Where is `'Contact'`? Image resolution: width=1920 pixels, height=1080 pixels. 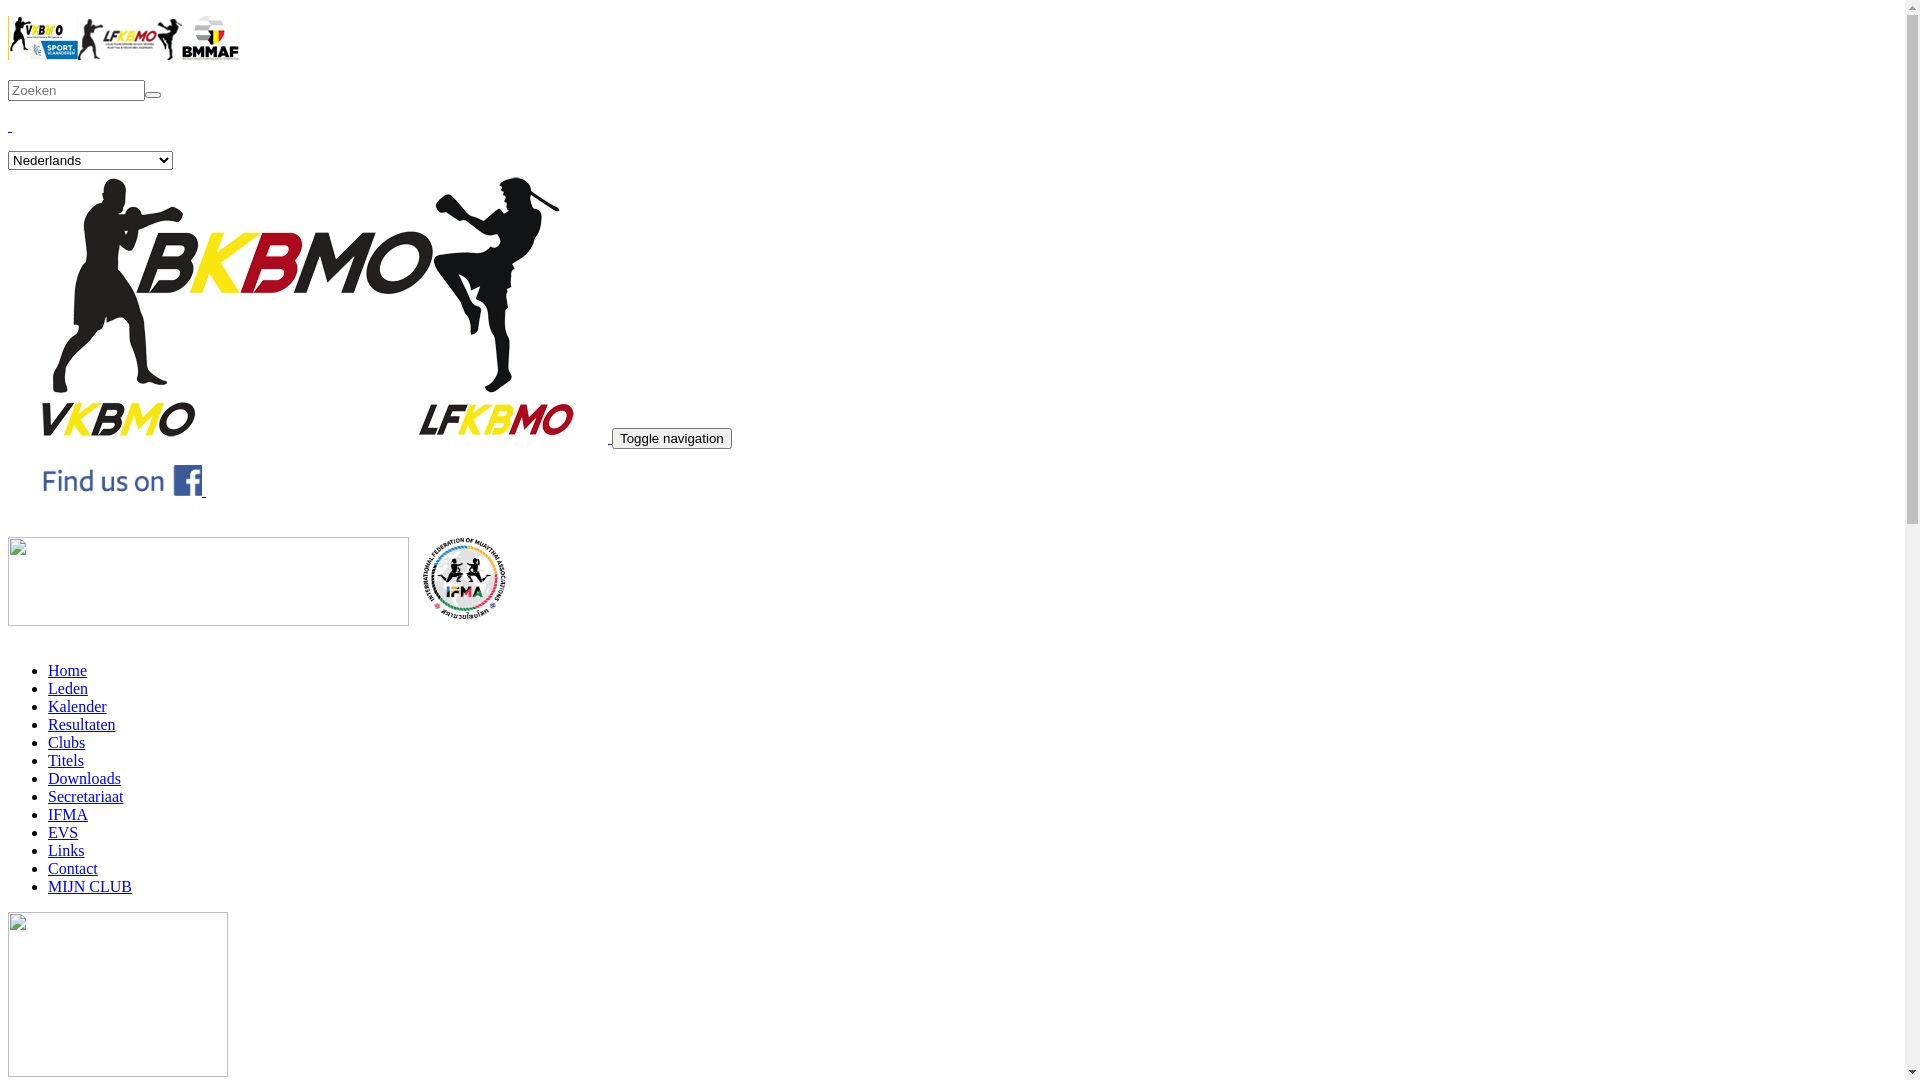 'Contact' is located at coordinates (72, 867).